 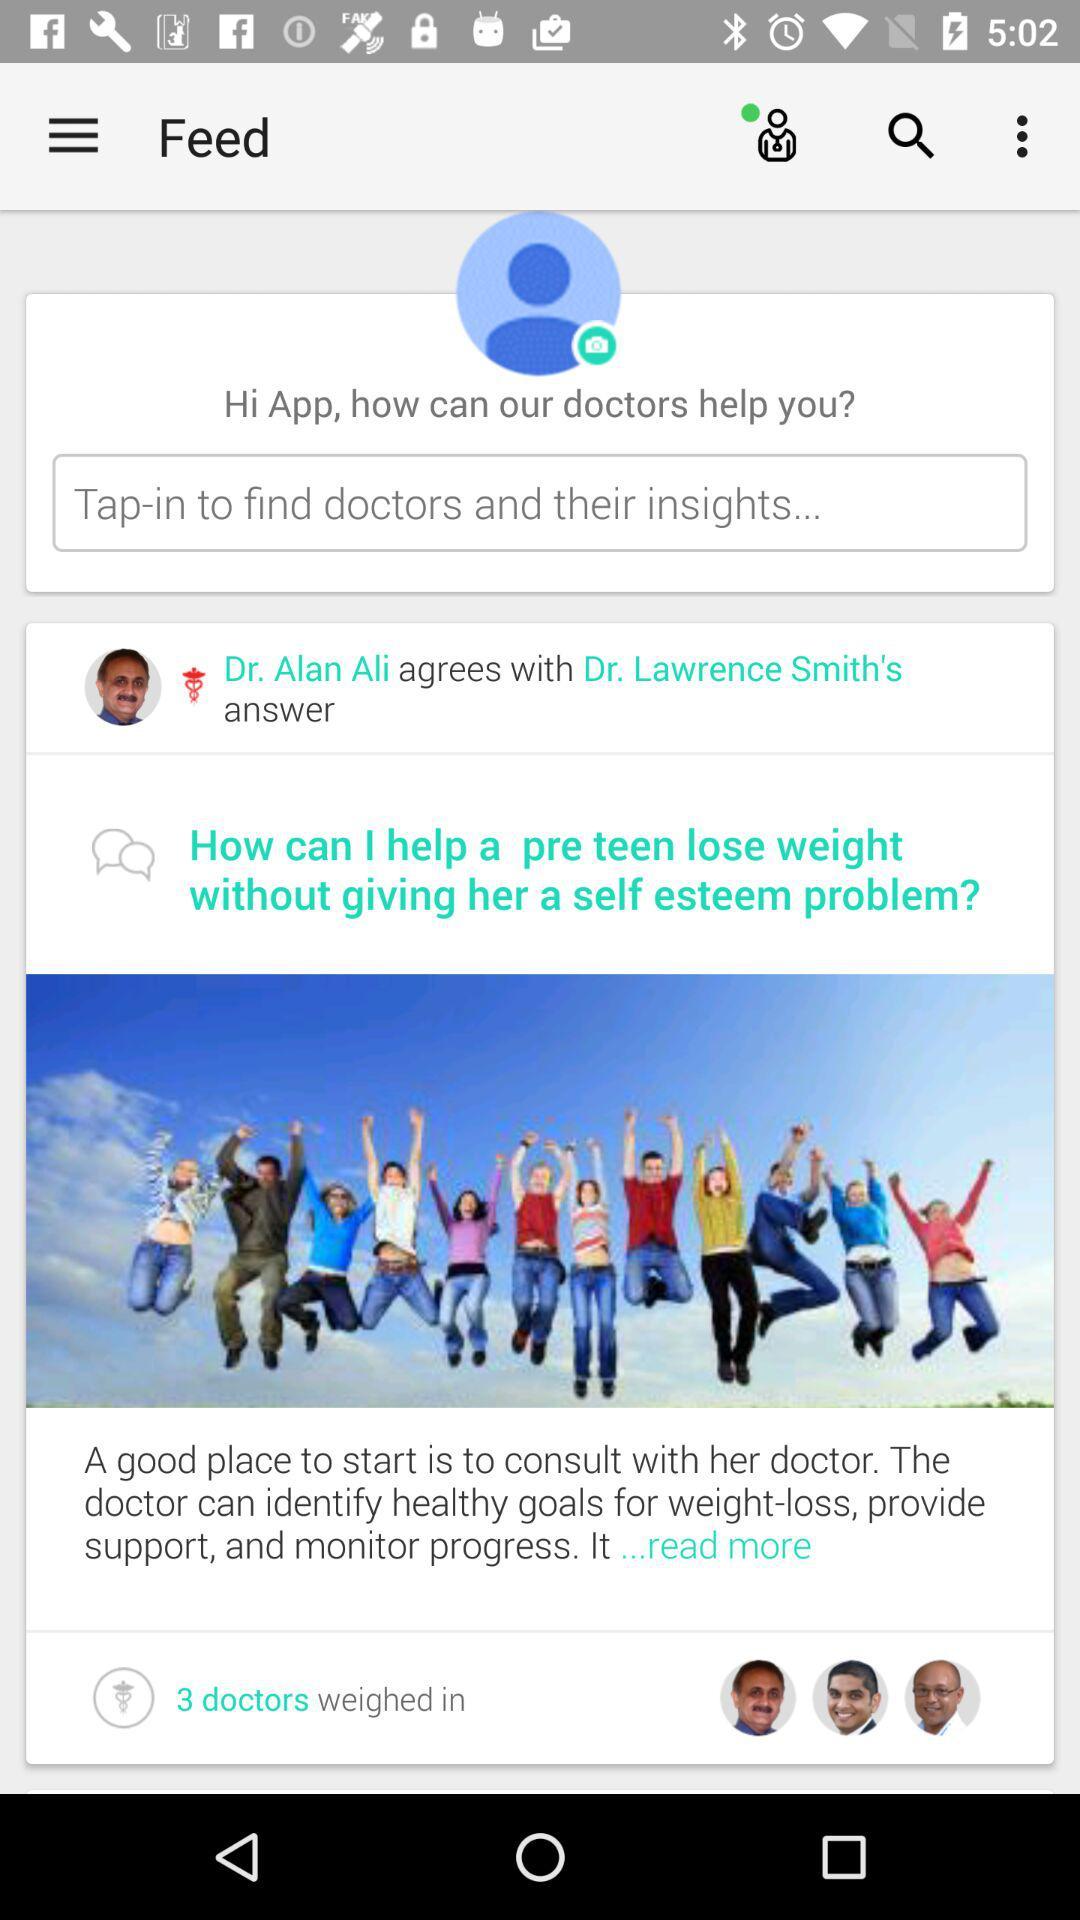 I want to click on change profile picture, so click(x=596, y=346).